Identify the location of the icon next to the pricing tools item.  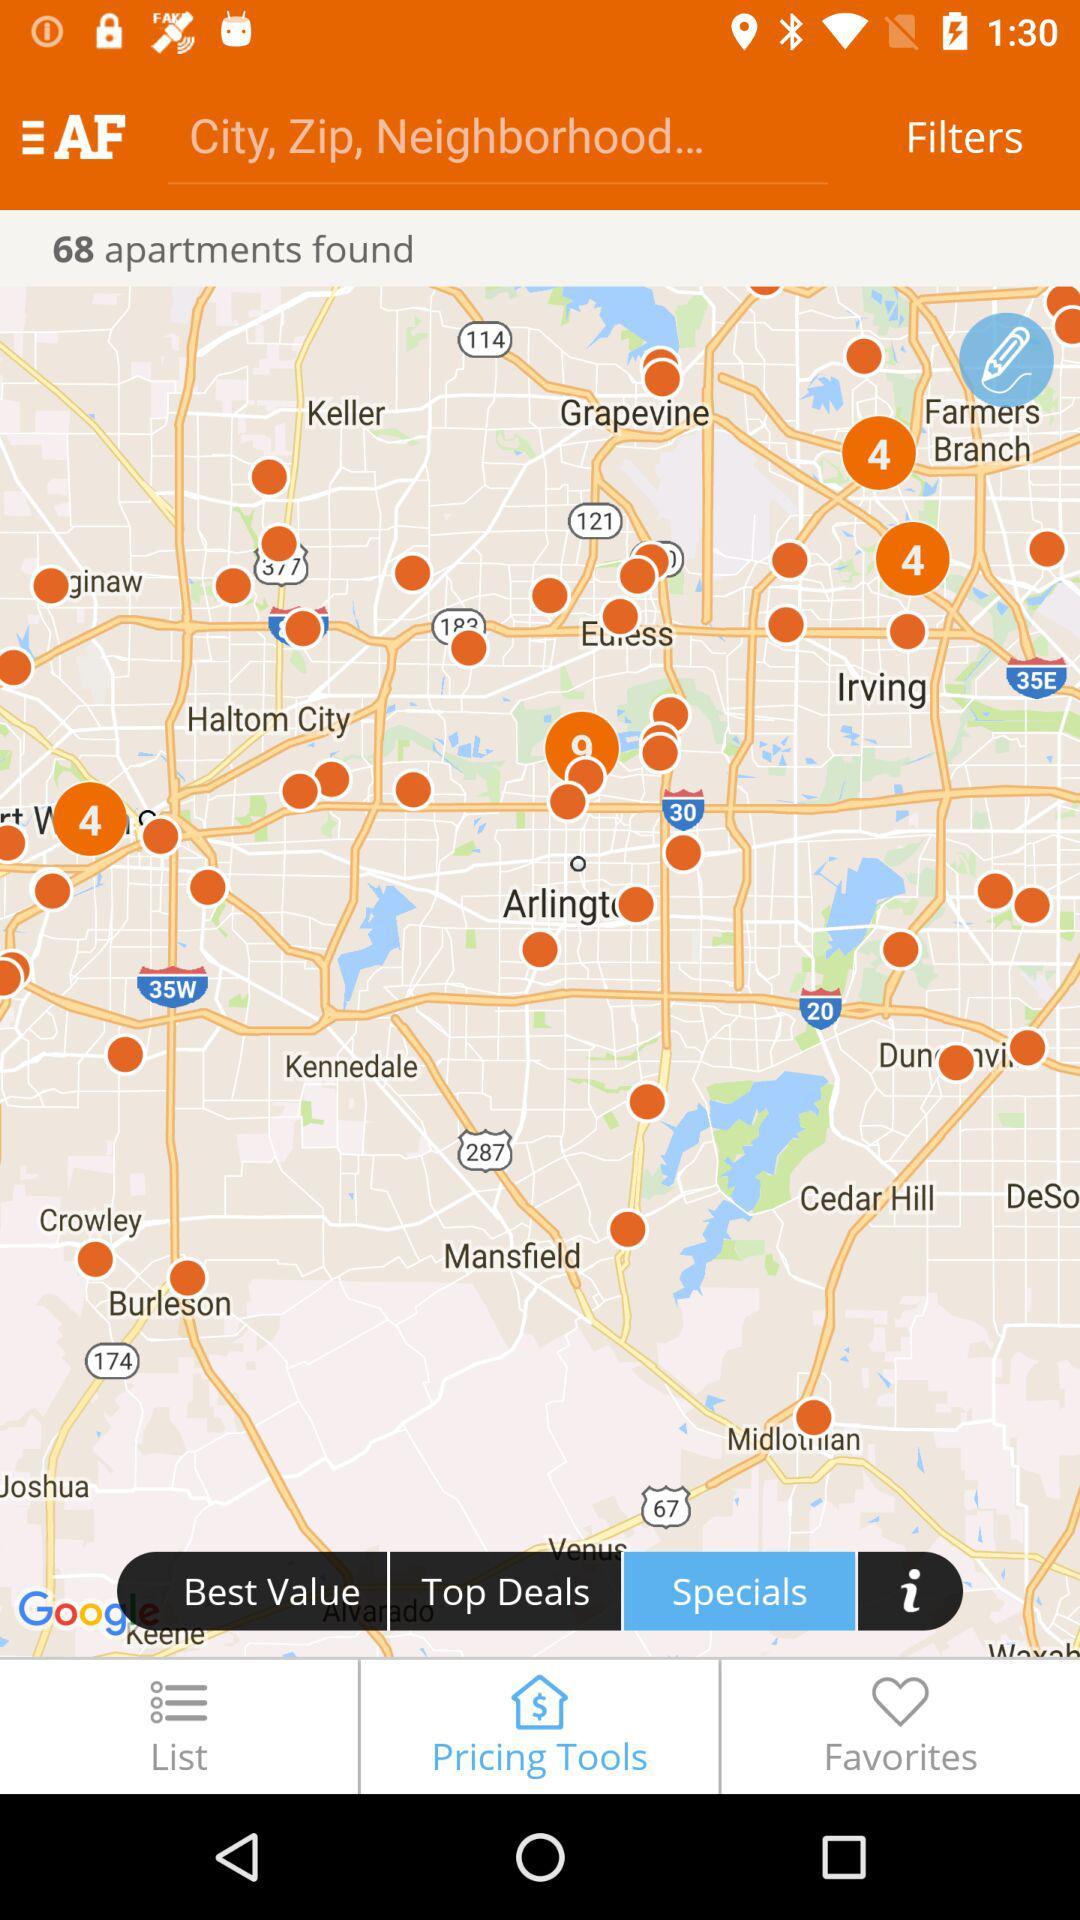
(900, 1725).